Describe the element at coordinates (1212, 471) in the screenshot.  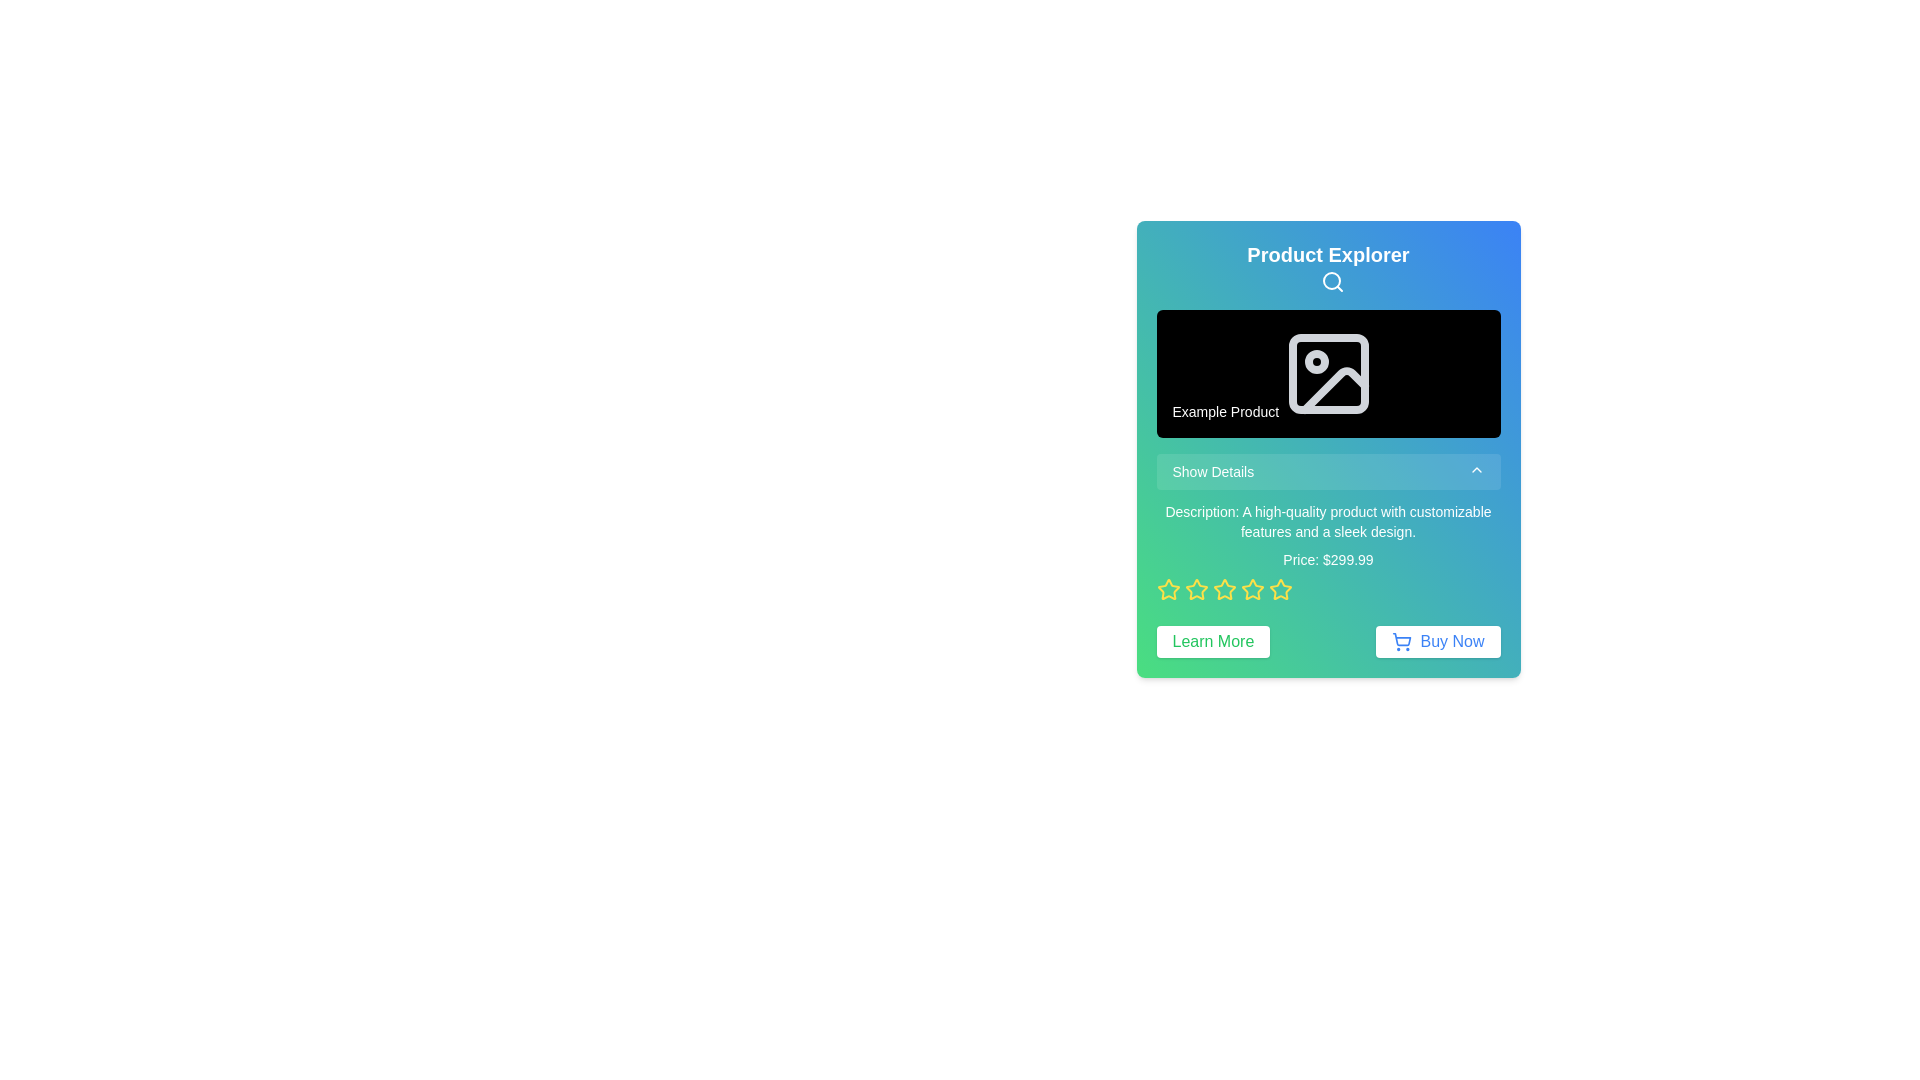
I see `the button-like text that toggles the visibility of additional product details located at the center of the product card above the product description section` at that location.